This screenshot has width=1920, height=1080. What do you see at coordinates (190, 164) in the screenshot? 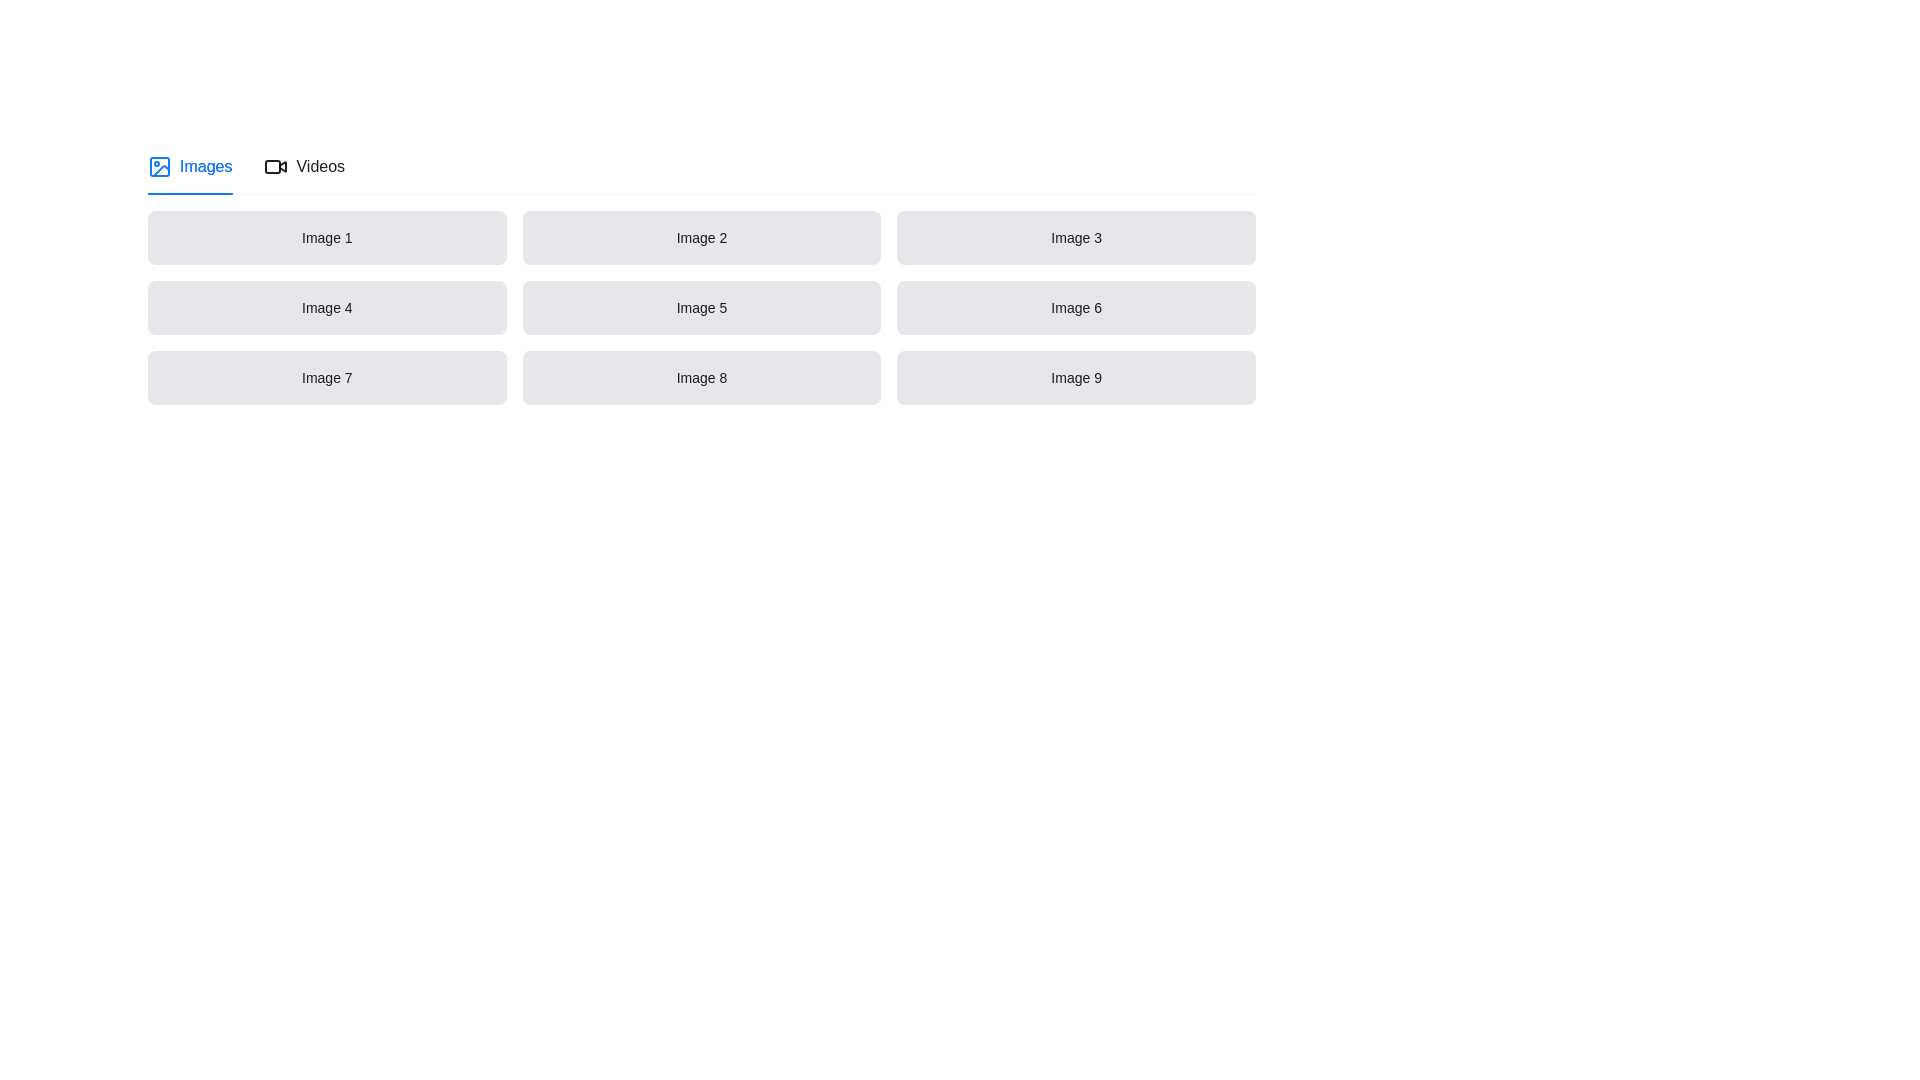
I see `the first tab` at bounding box center [190, 164].